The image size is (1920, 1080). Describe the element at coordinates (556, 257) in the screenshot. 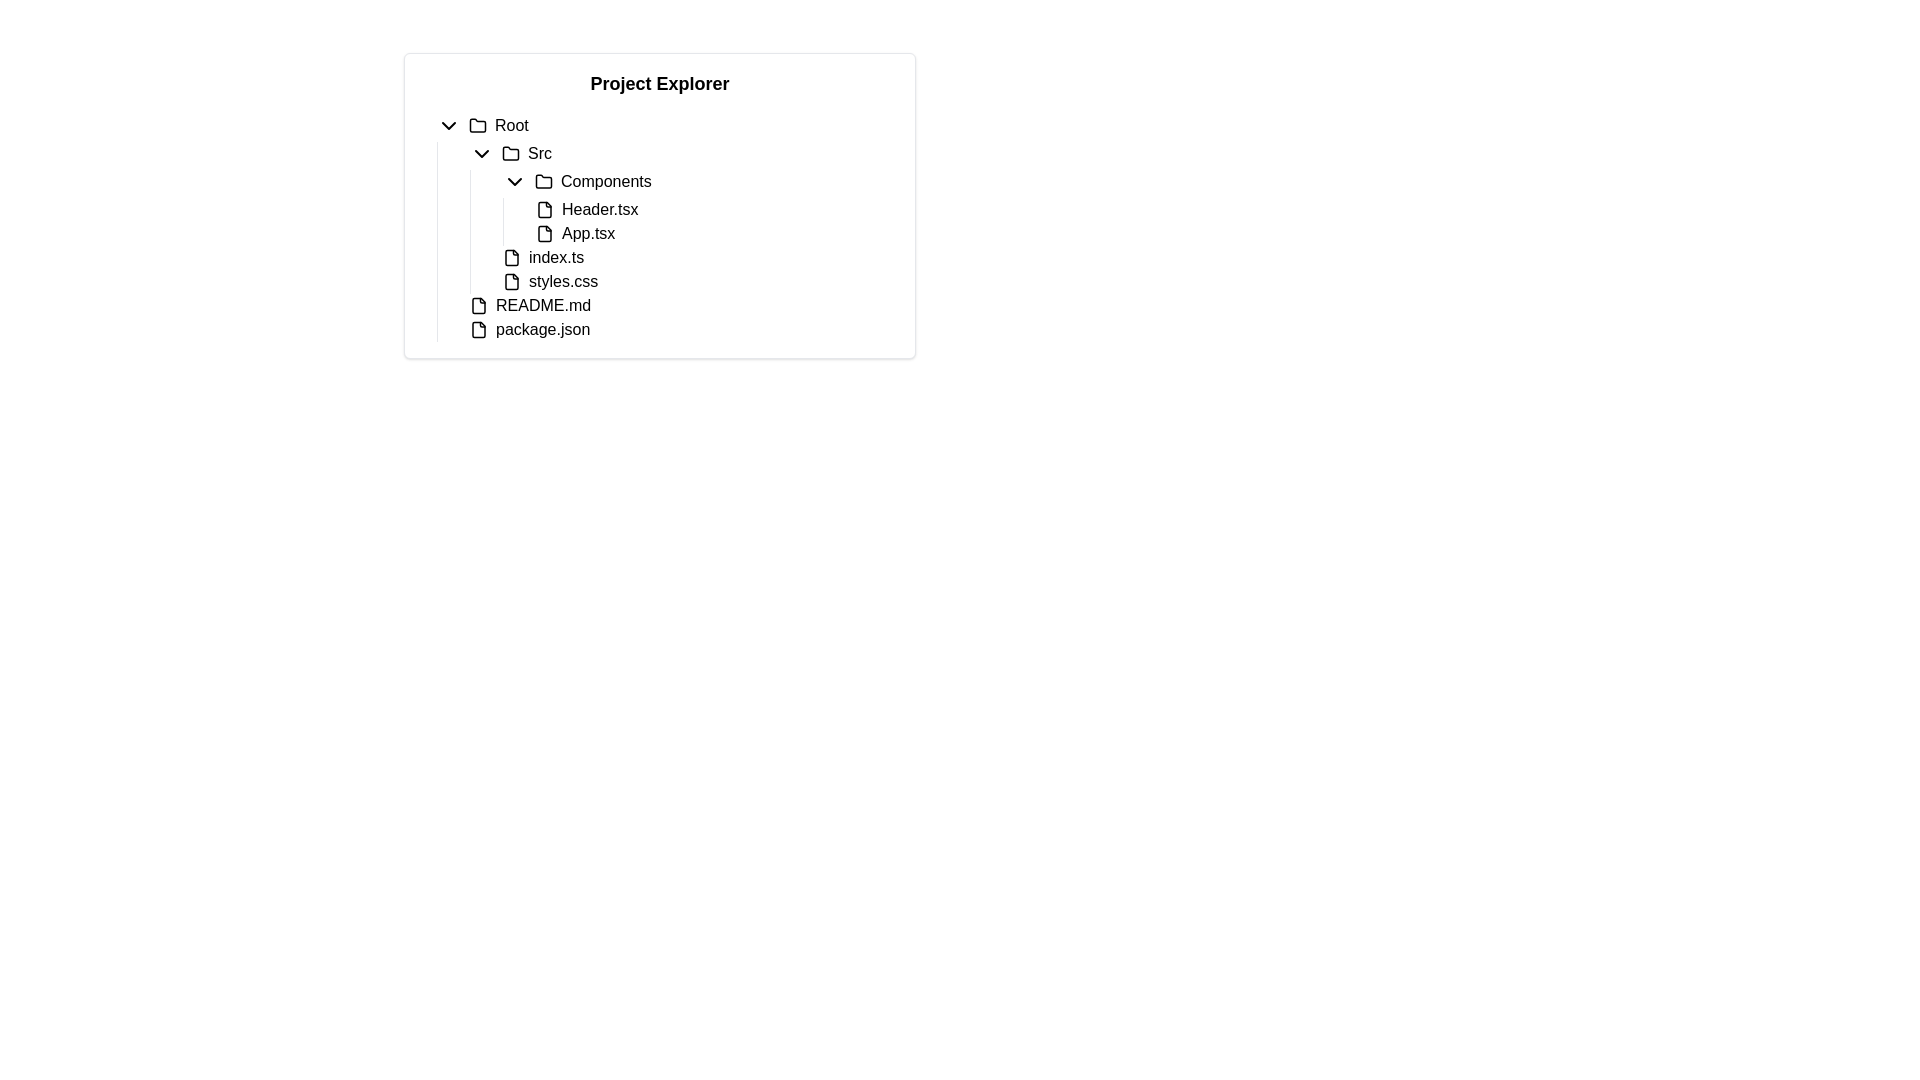

I see `the text label representing the 'index.ts' file in the project explorer` at that location.